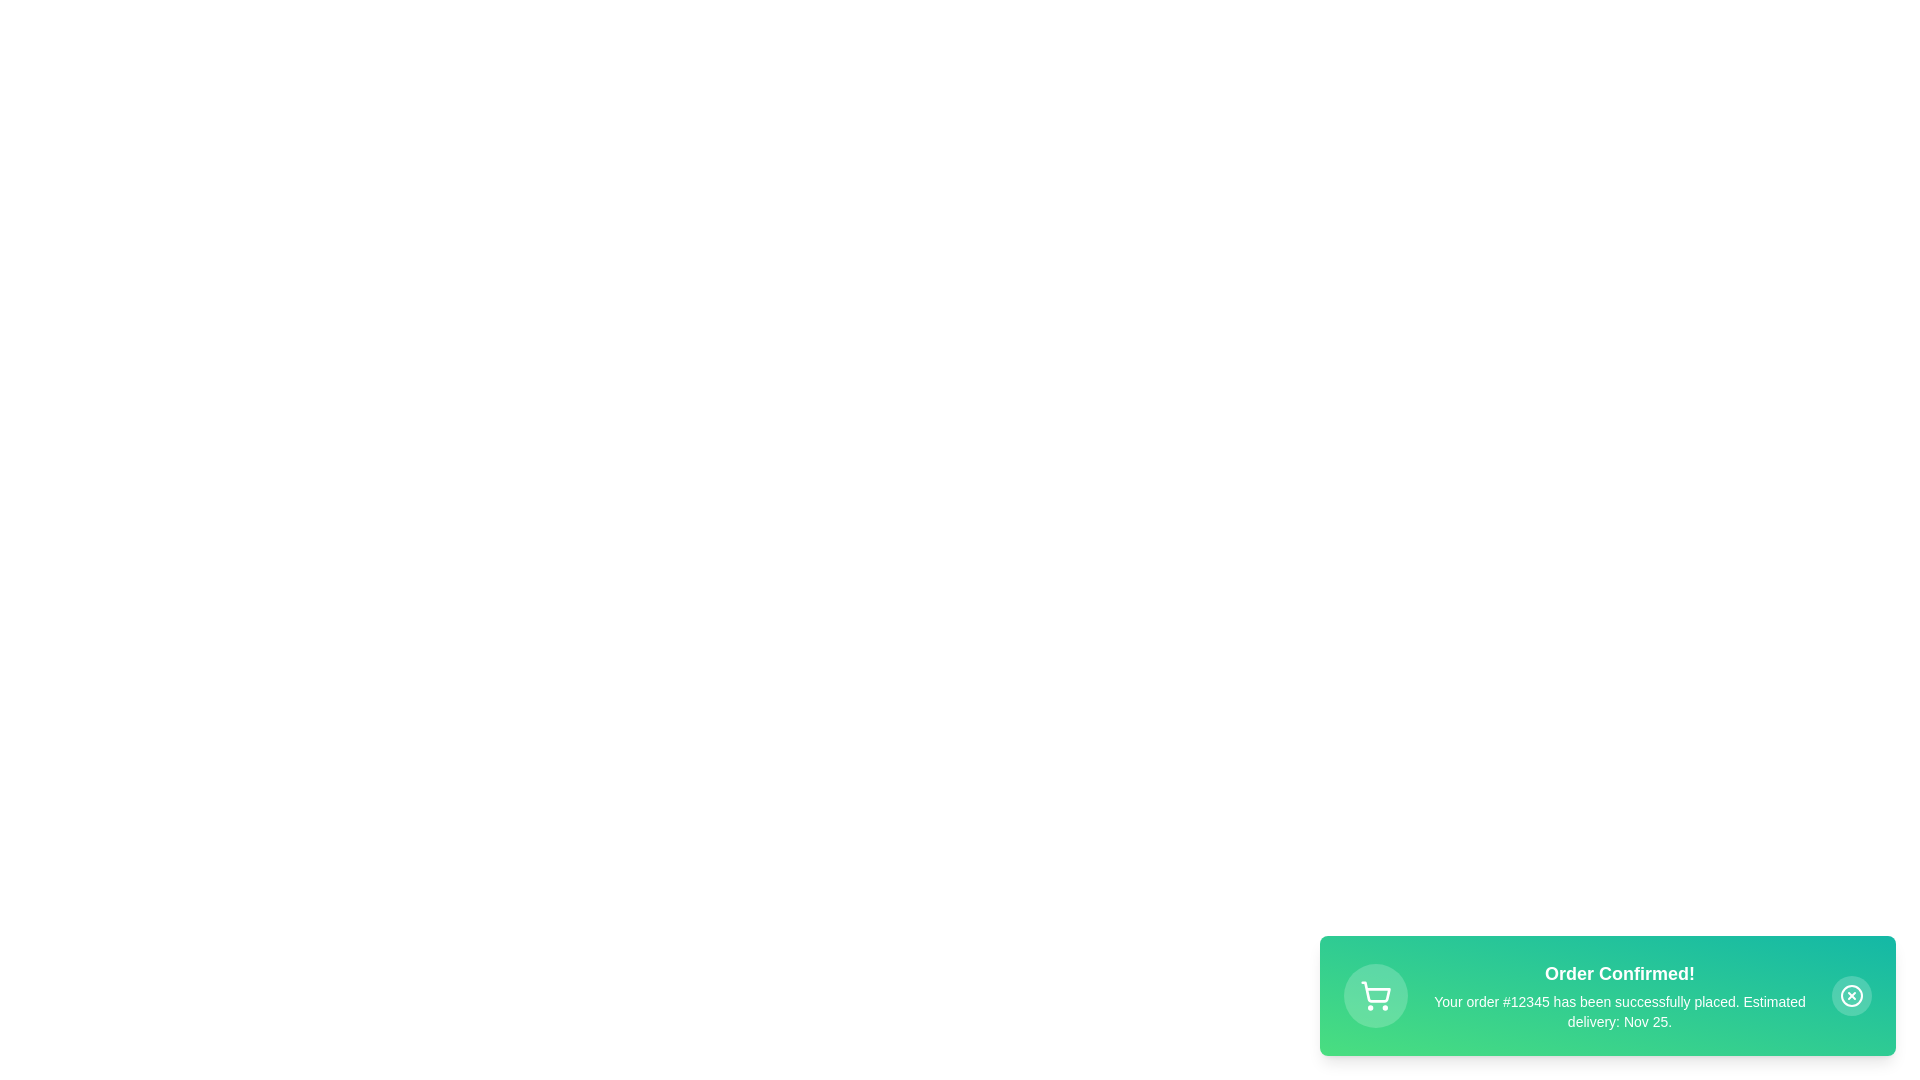  What do you see at coordinates (1375, 995) in the screenshot?
I see `the shopping cart icon located in the bottom right corner of the interface inside the order confirmation notification card, centrally aligned vertically within the card` at bounding box center [1375, 995].